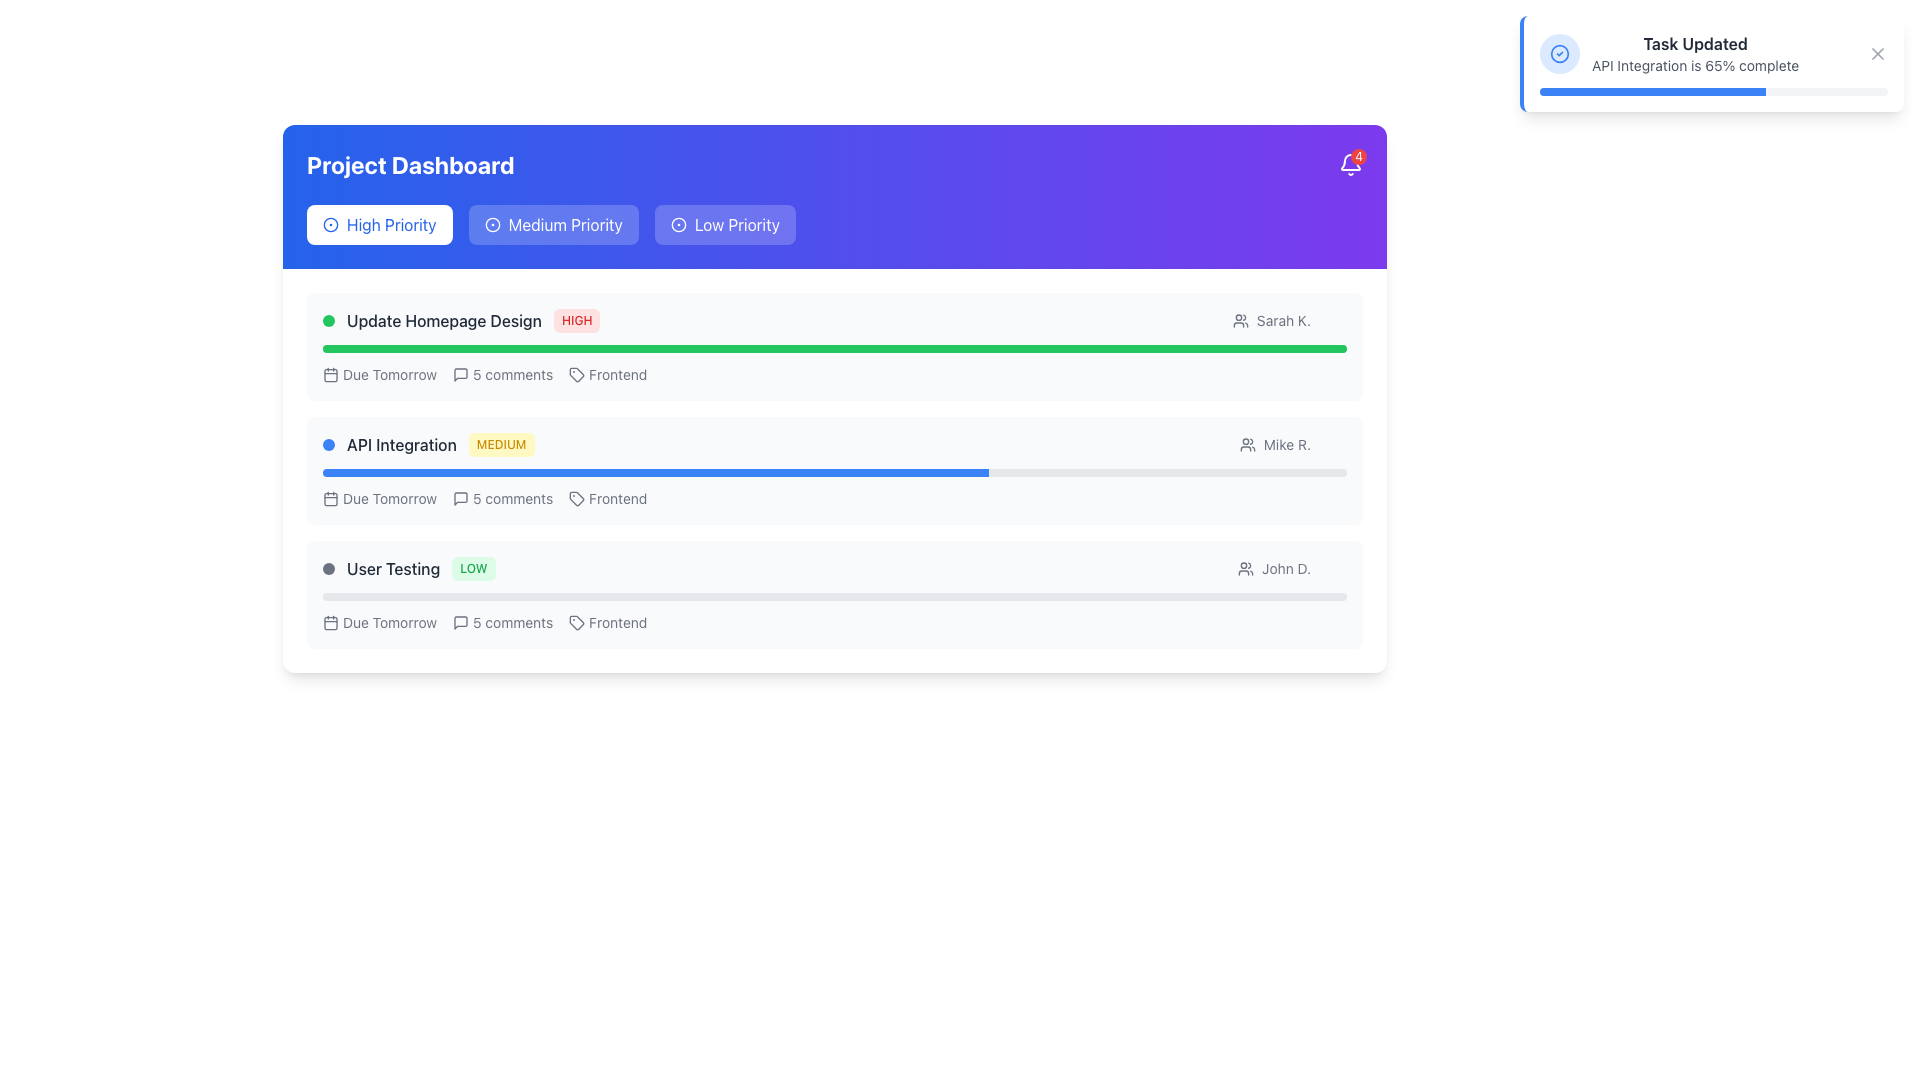 This screenshot has width=1920, height=1080. Describe the element at coordinates (607, 374) in the screenshot. I see `the rightmost label with an icon that categorizes the task as related to 'Frontend' within the 'Update Homepage Design' task description` at that location.